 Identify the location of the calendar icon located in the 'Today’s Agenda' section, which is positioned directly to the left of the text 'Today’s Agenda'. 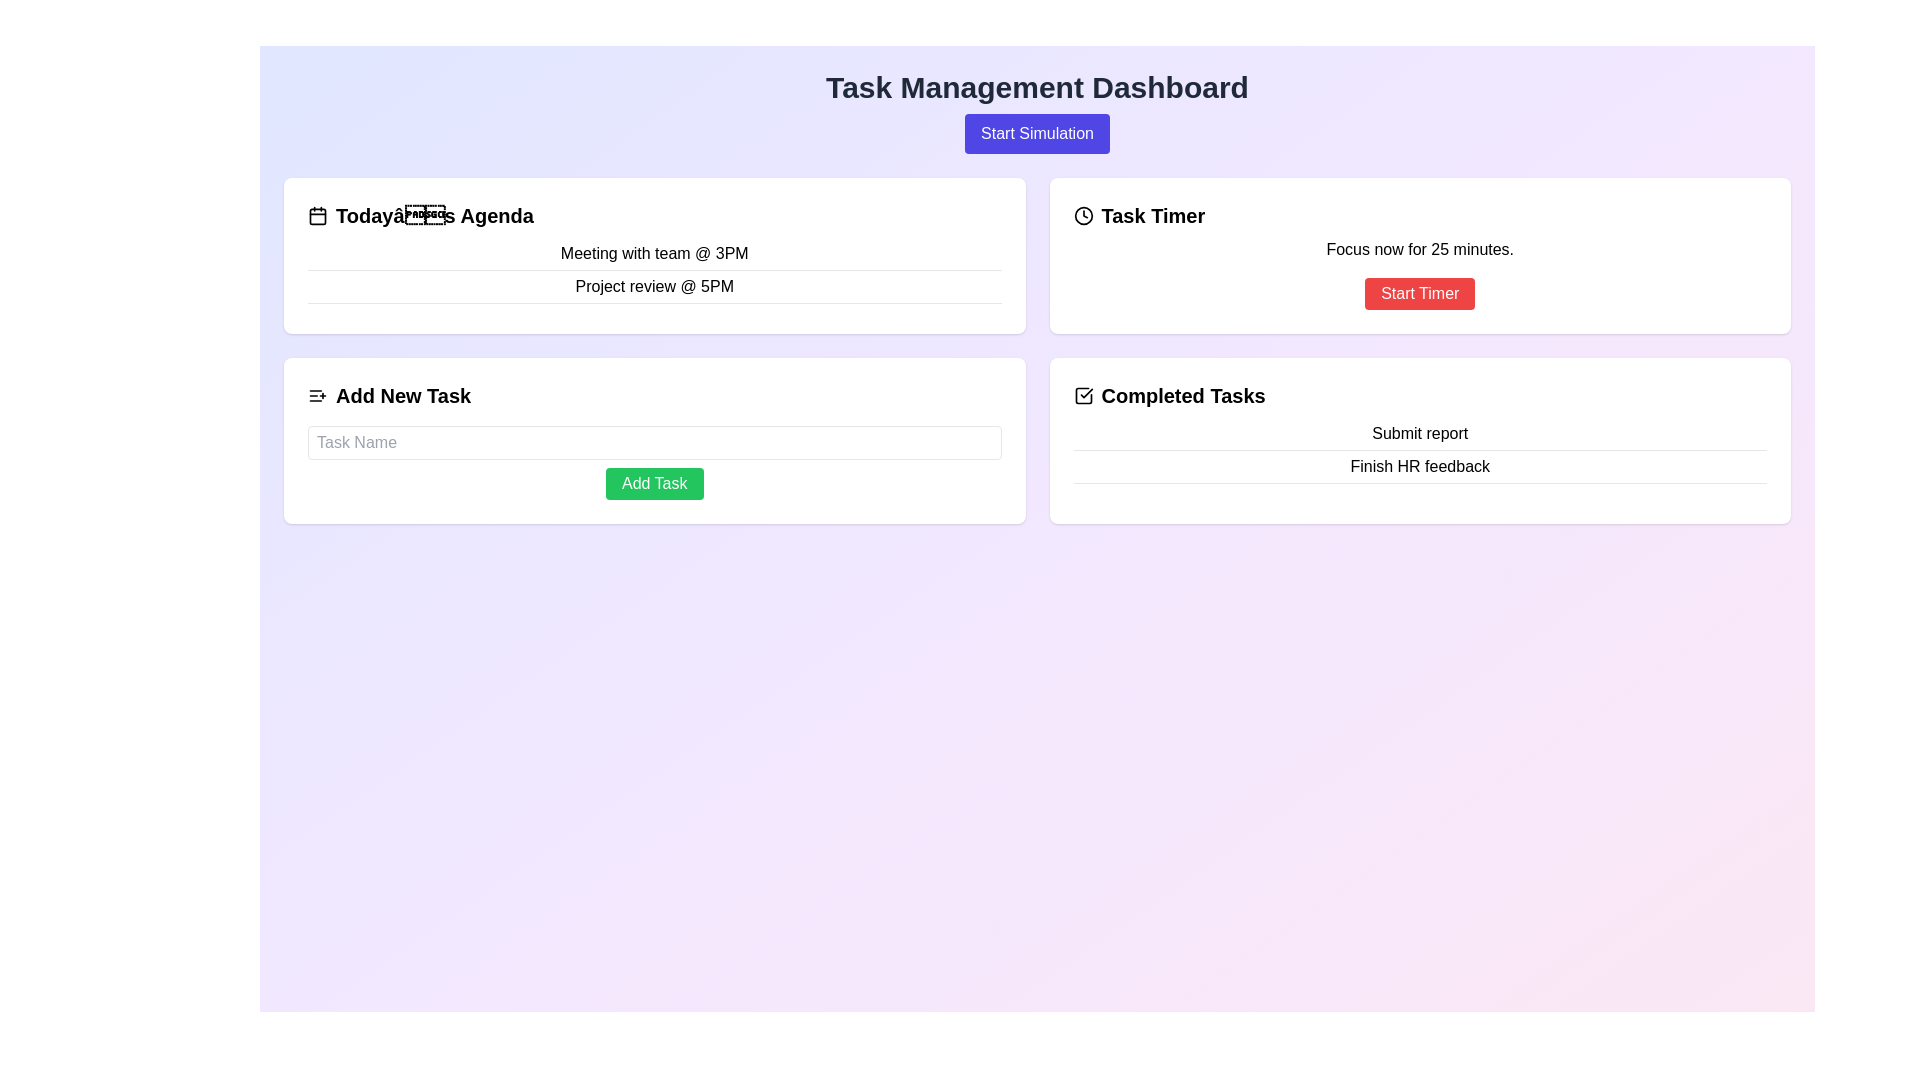
(316, 216).